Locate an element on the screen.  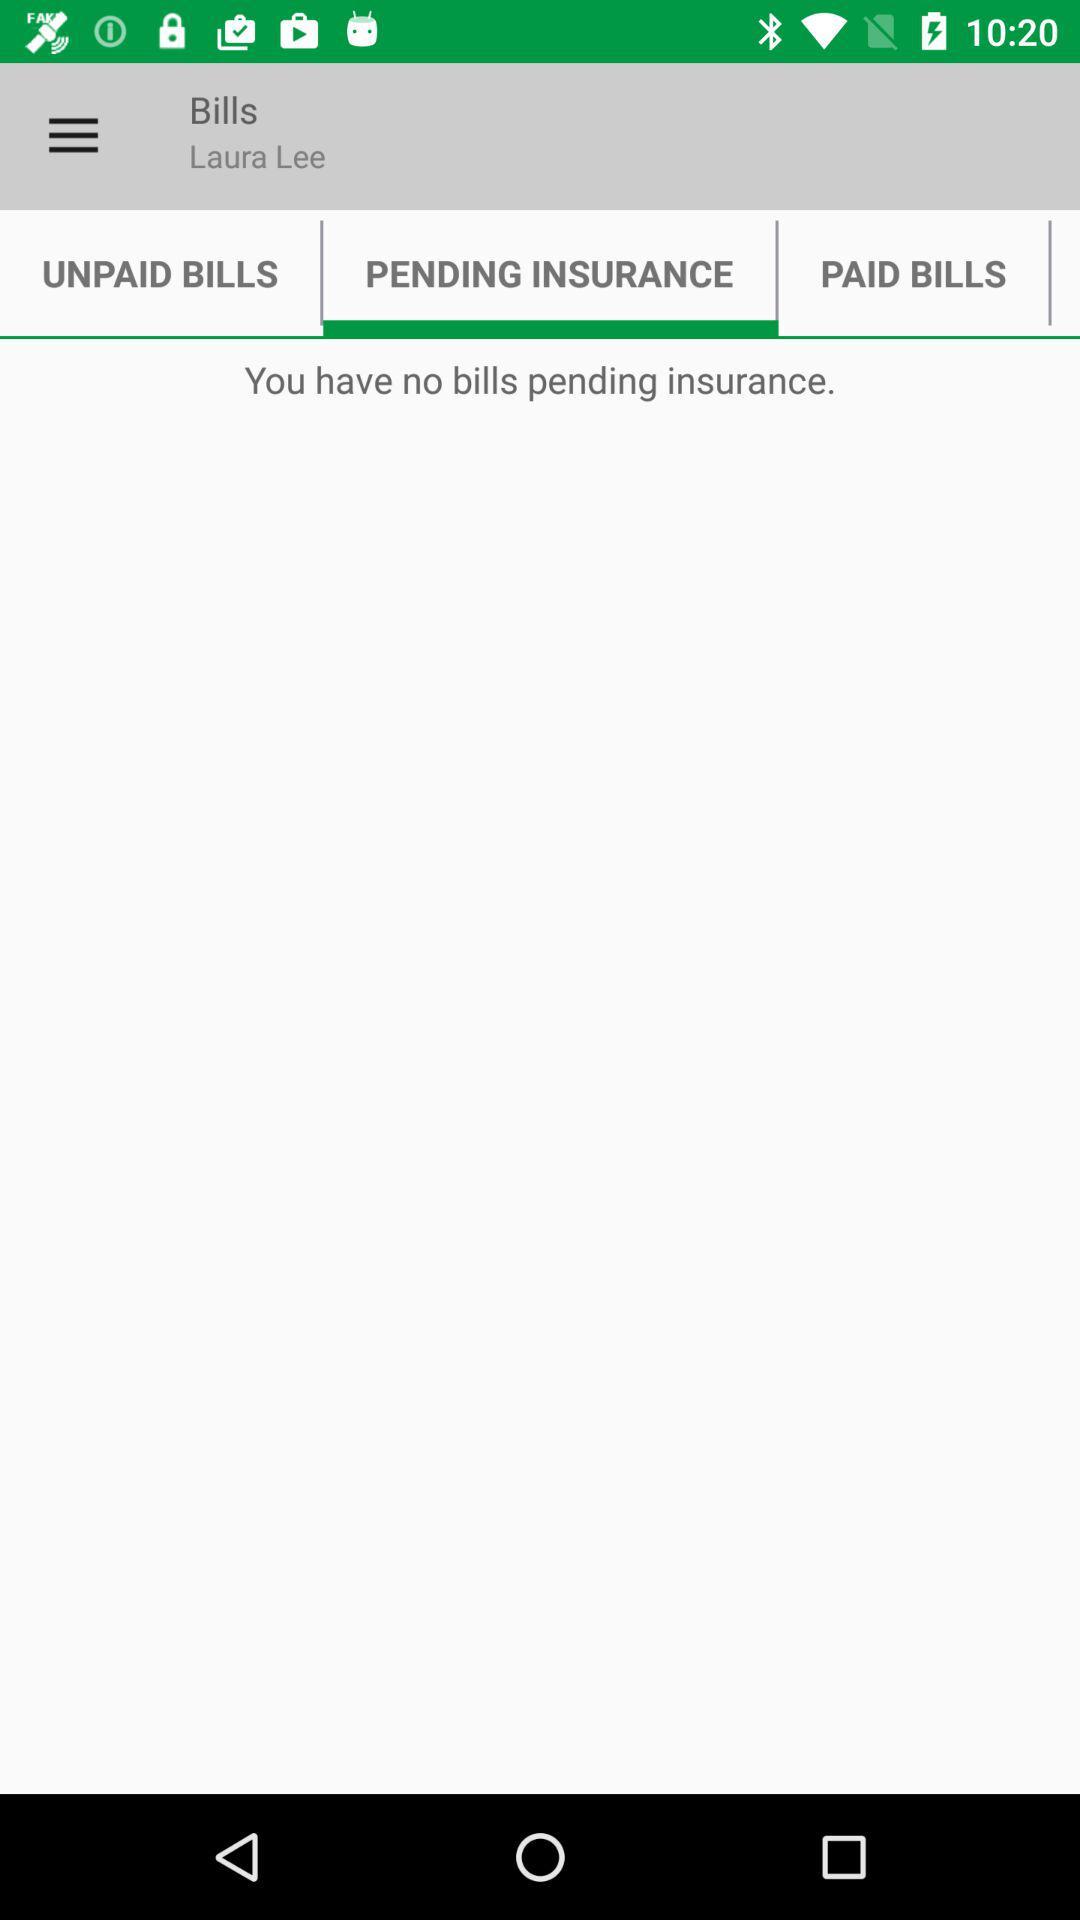
icon next to bills icon is located at coordinates (72, 135).